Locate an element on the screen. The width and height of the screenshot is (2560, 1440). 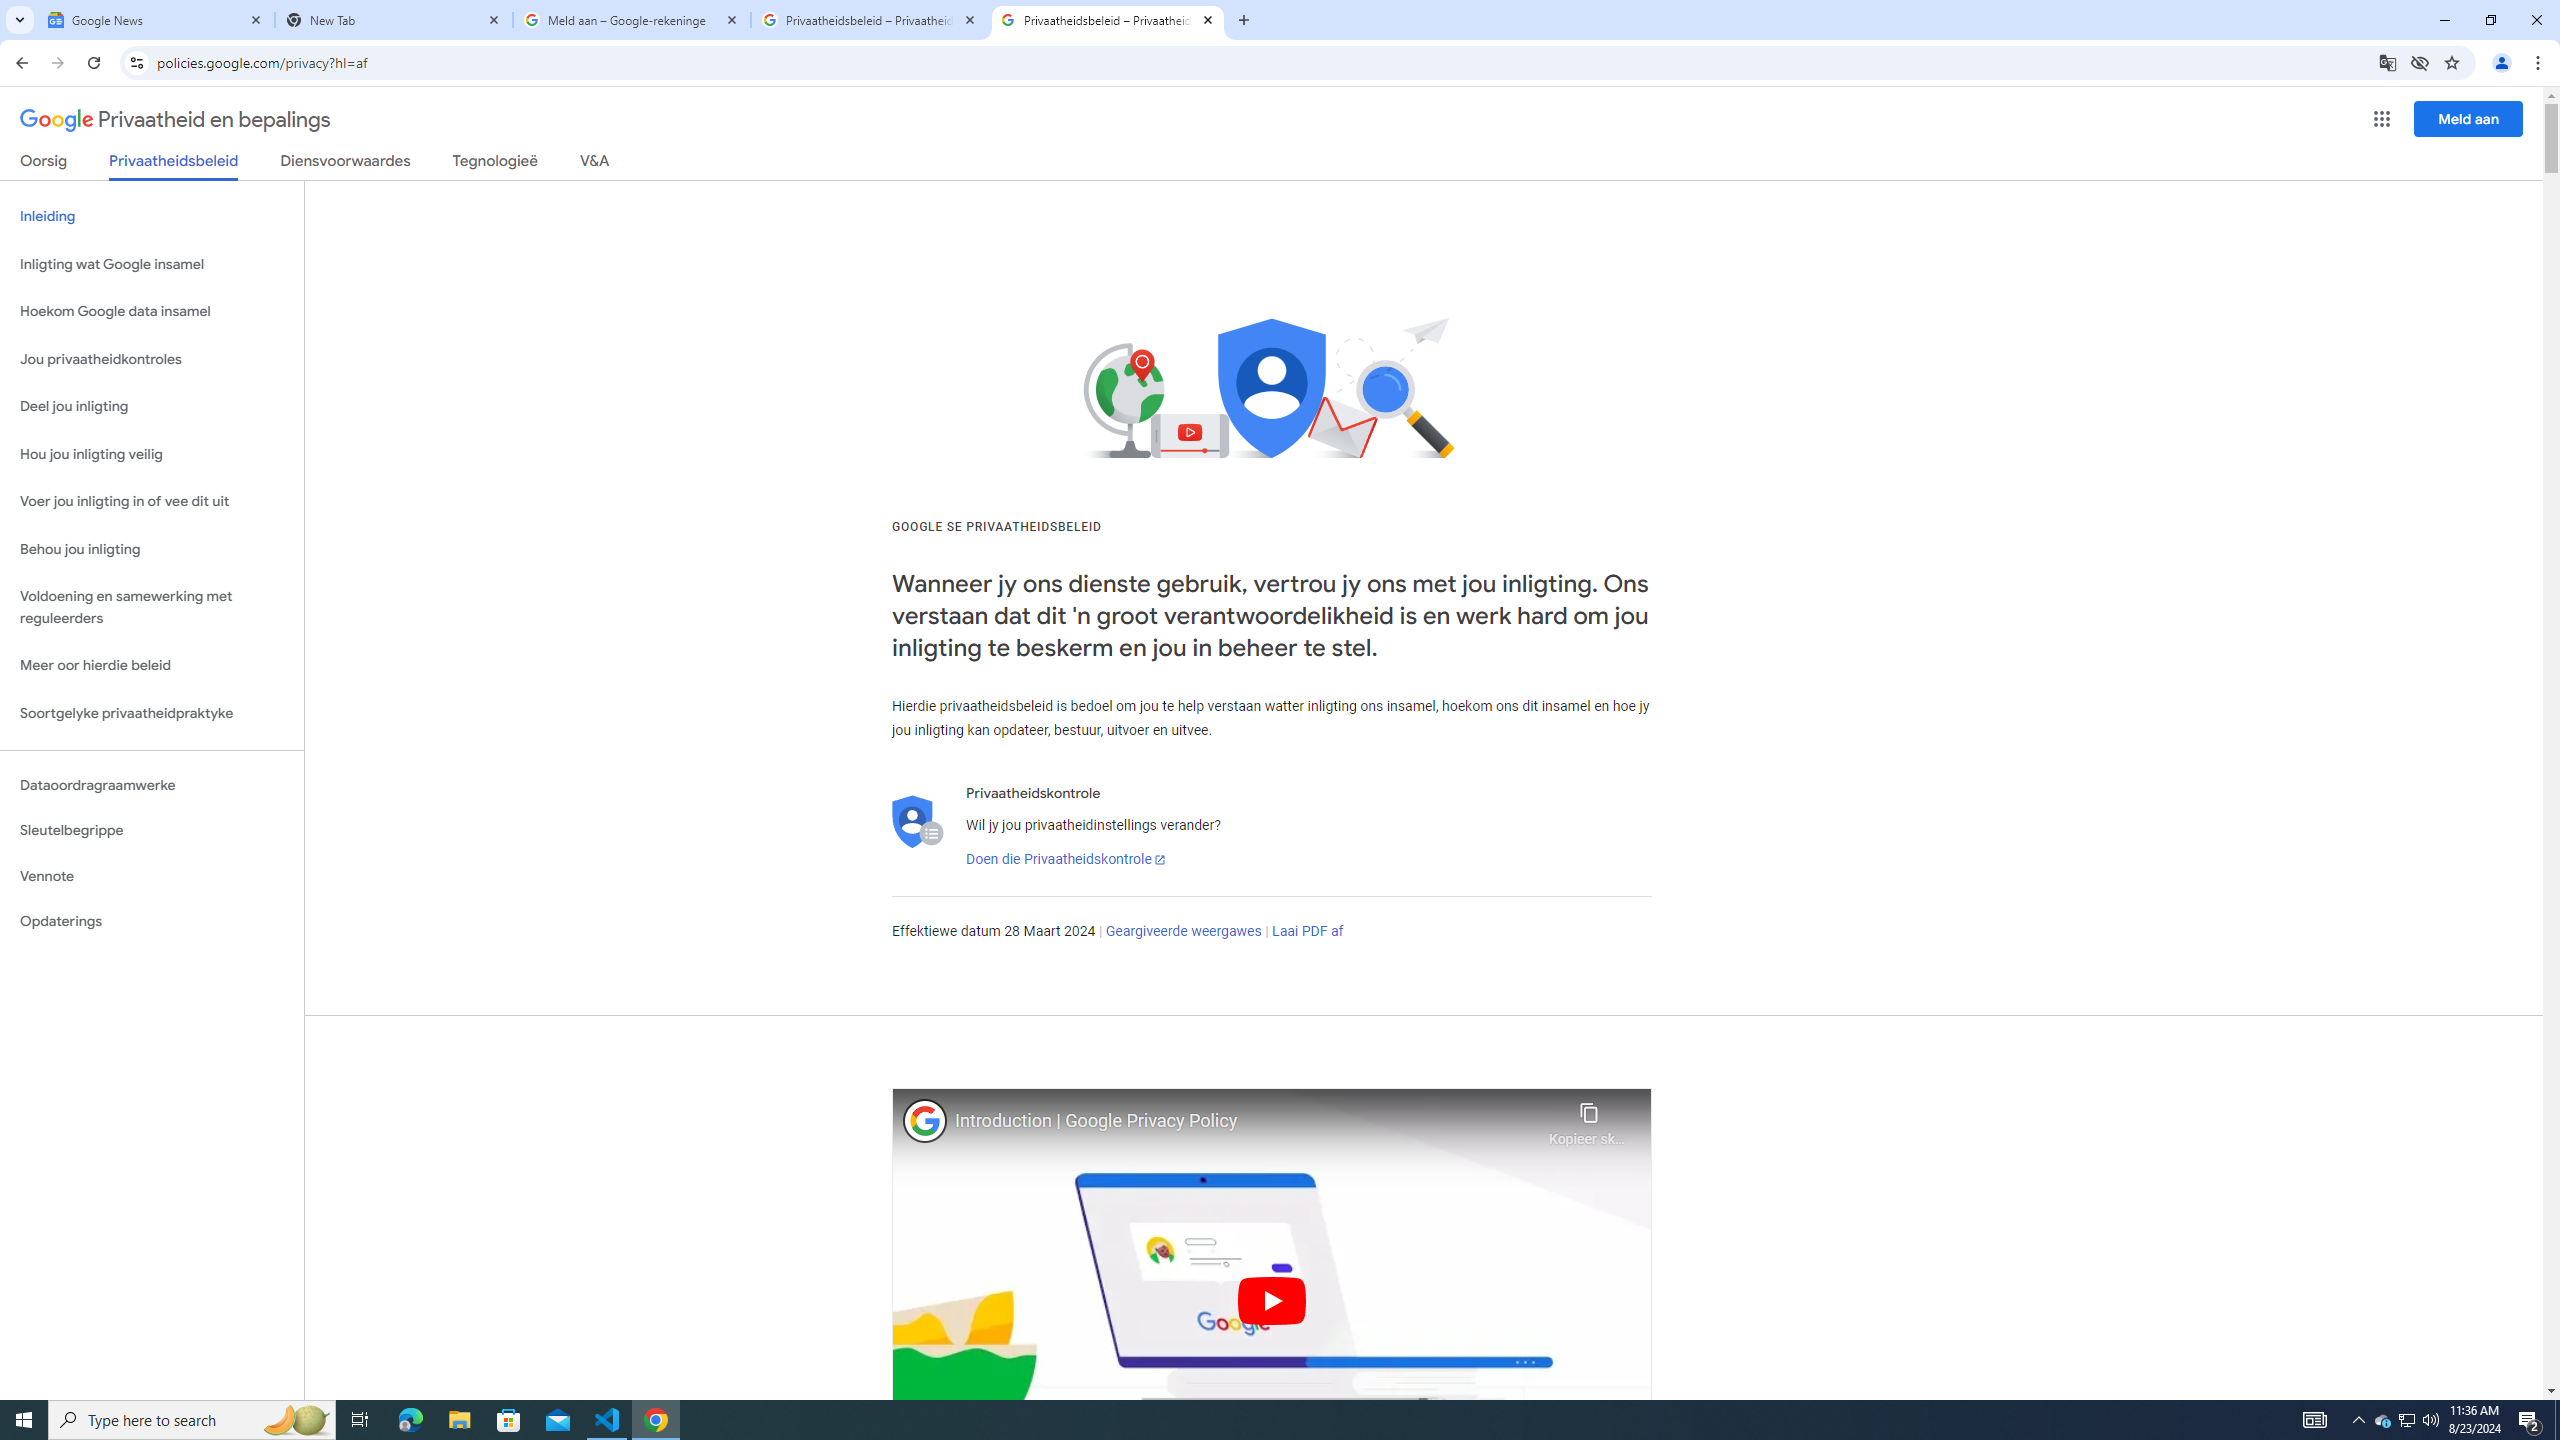
'Soortgelyke privaatheidpraktyke' is located at coordinates (151, 712).